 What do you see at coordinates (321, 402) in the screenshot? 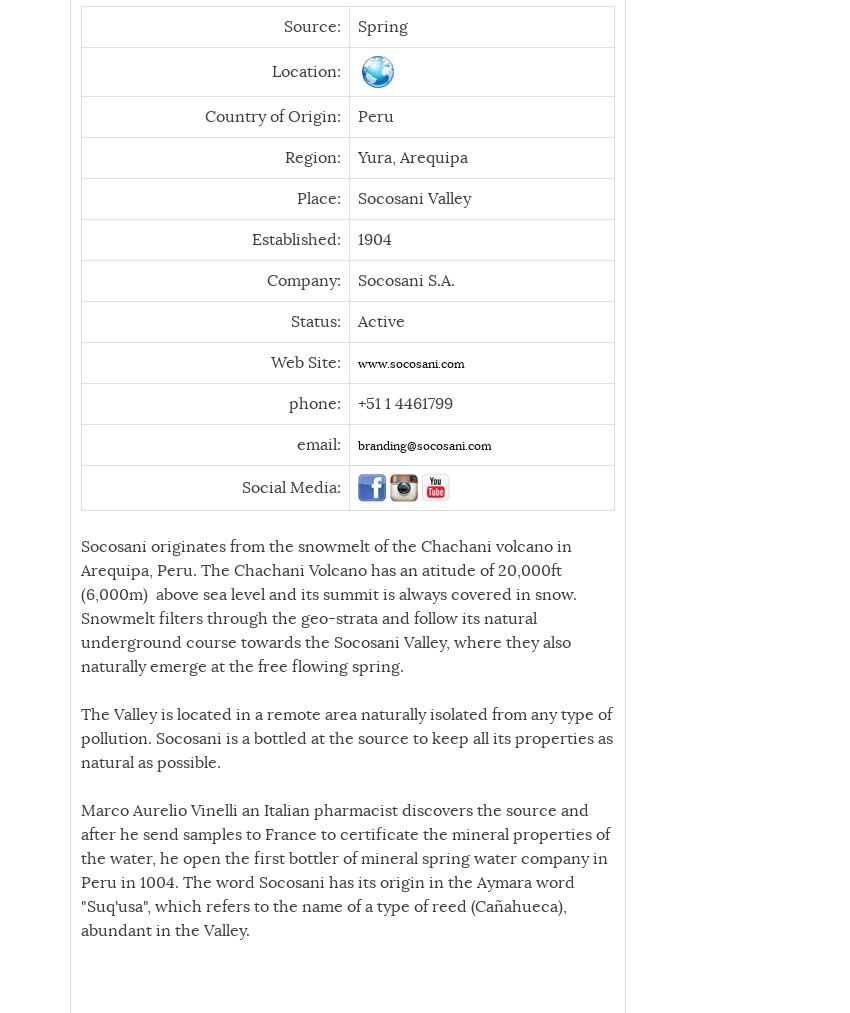
I see `'+51 1 4461799'` at bounding box center [321, 402].